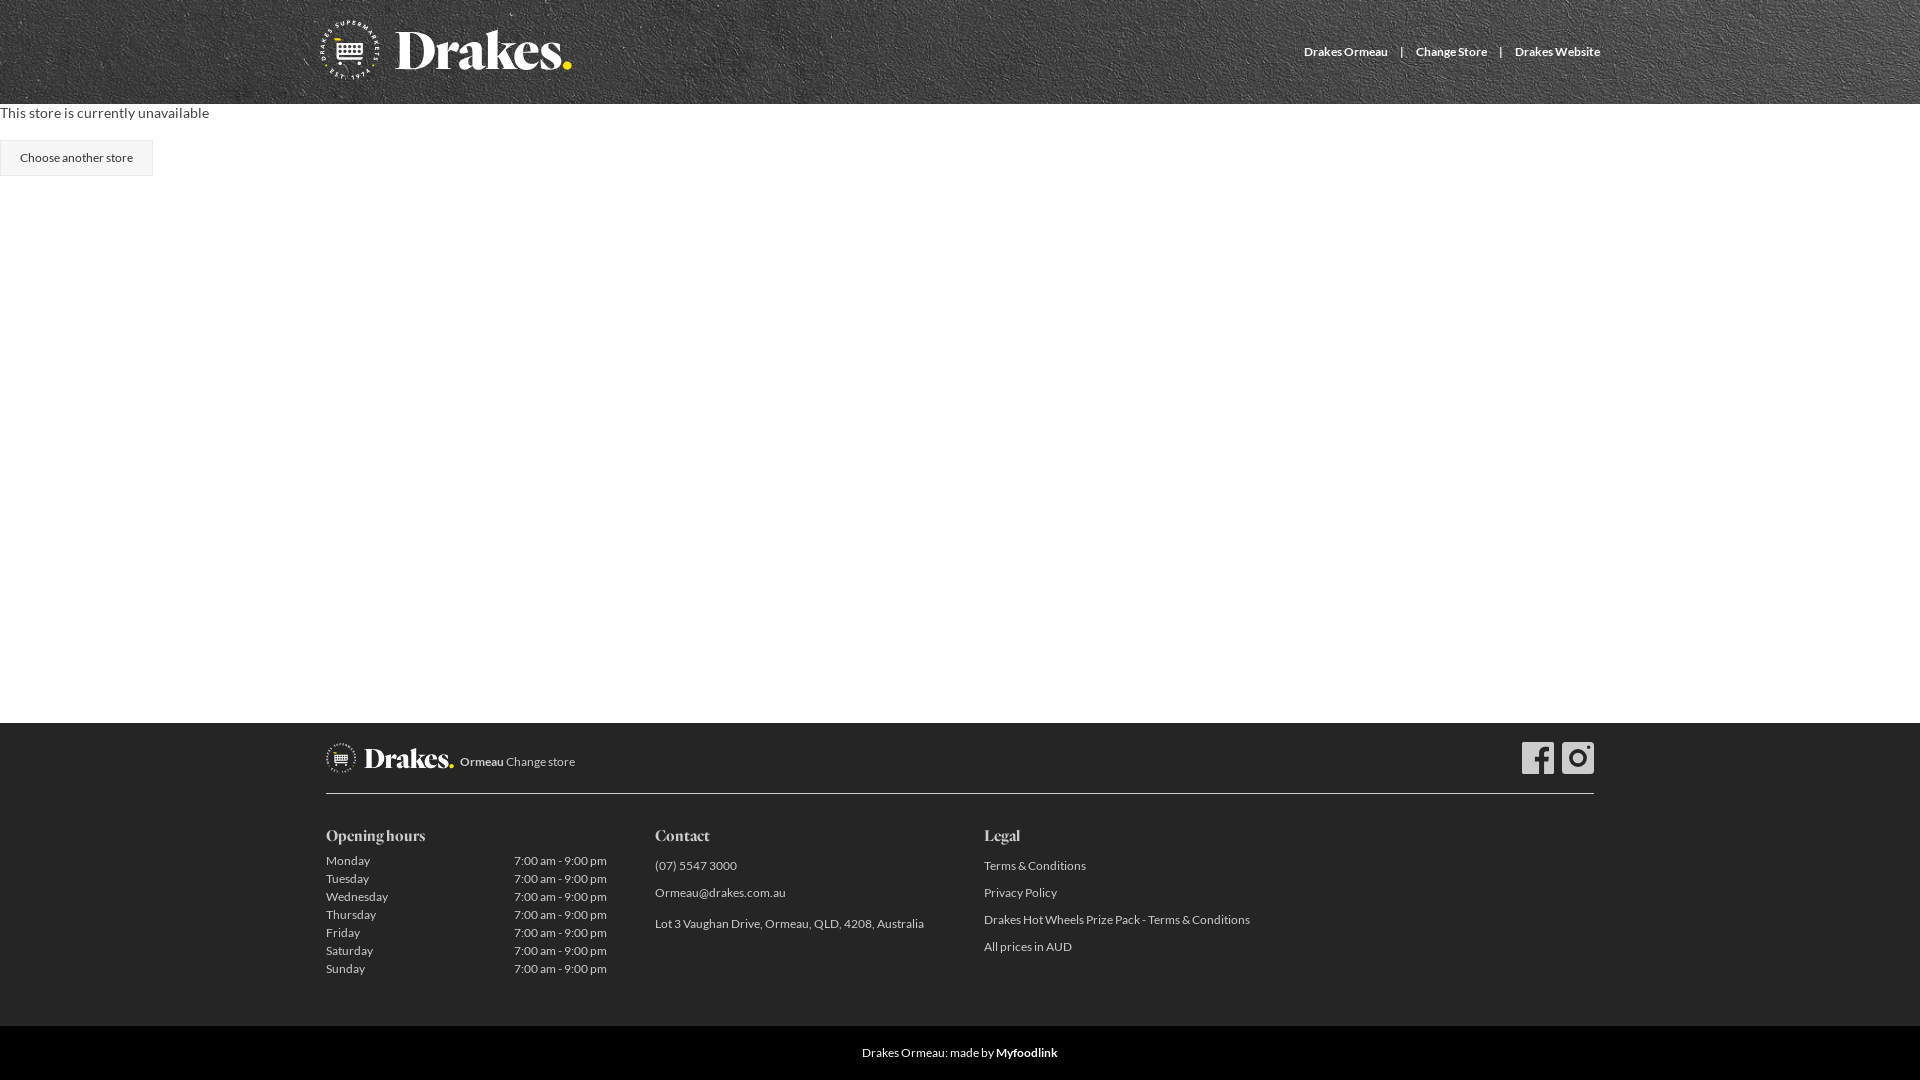 The height and width of the screenshot is (1080, 1920). I want to click on 'Choose another store', so click(76, 157).